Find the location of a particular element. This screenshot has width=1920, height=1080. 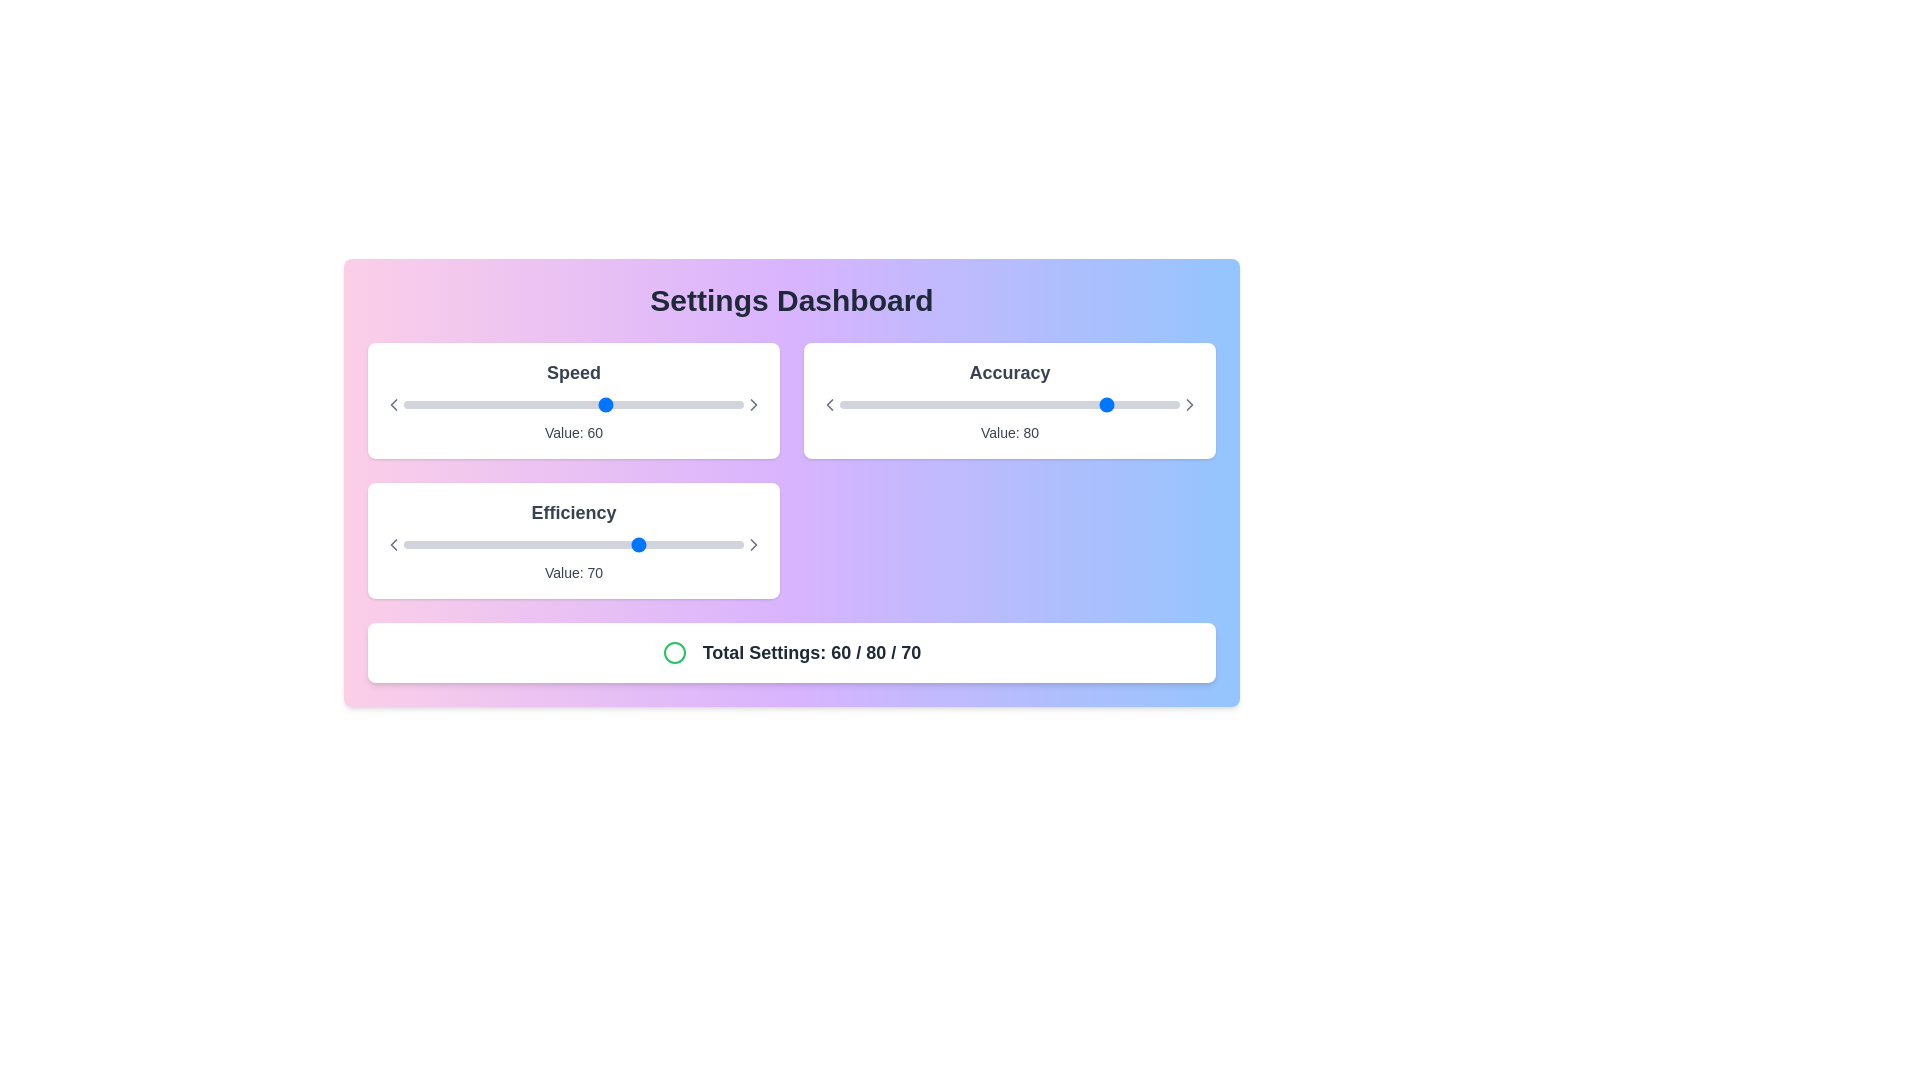

the 'Accuracy' value indicator text label, which displays the current value of 80 and is positioned directly below the 'Accuracy' slider is located at coordinates (1009, 431).